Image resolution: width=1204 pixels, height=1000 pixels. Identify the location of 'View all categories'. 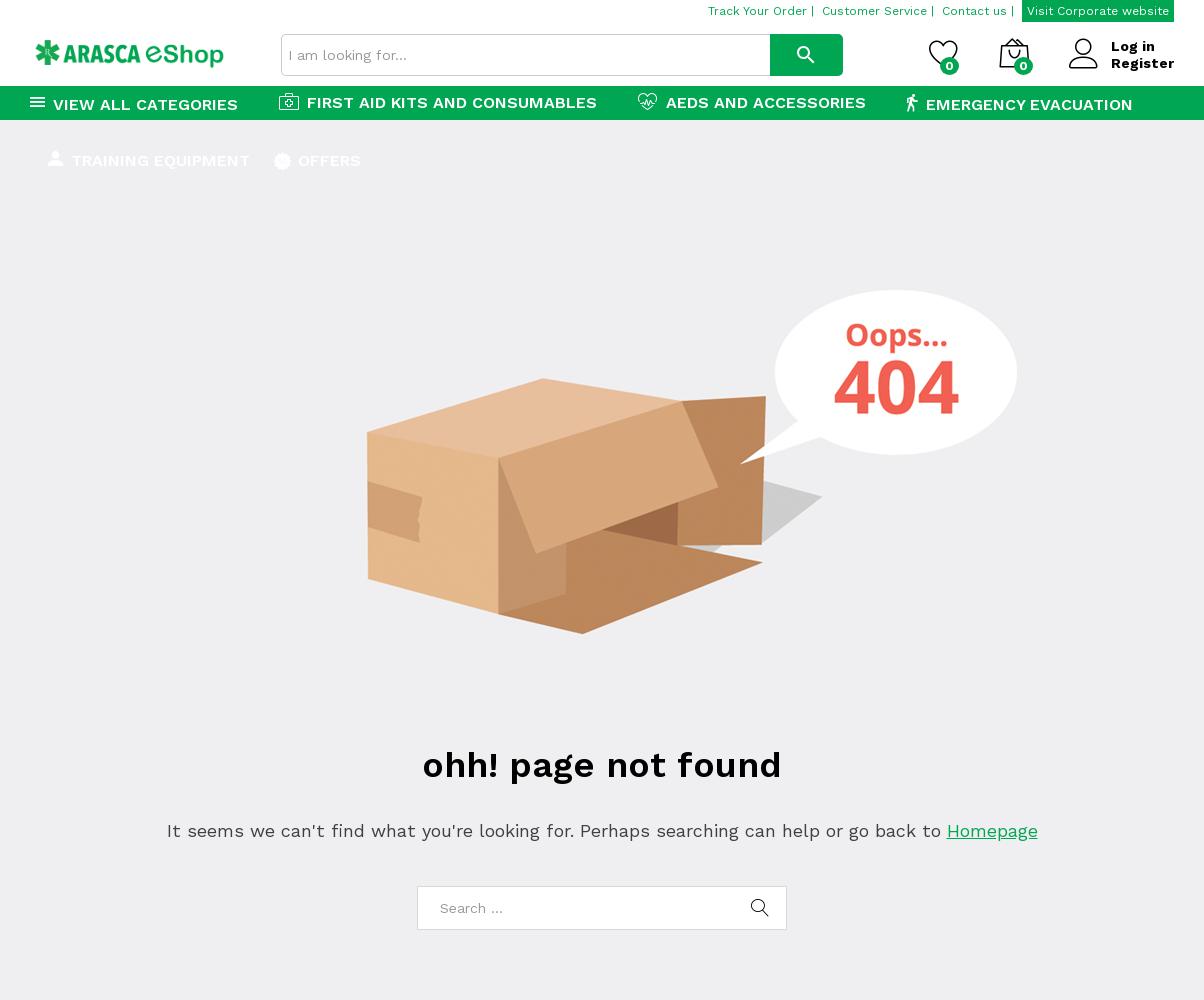
(145, 103).